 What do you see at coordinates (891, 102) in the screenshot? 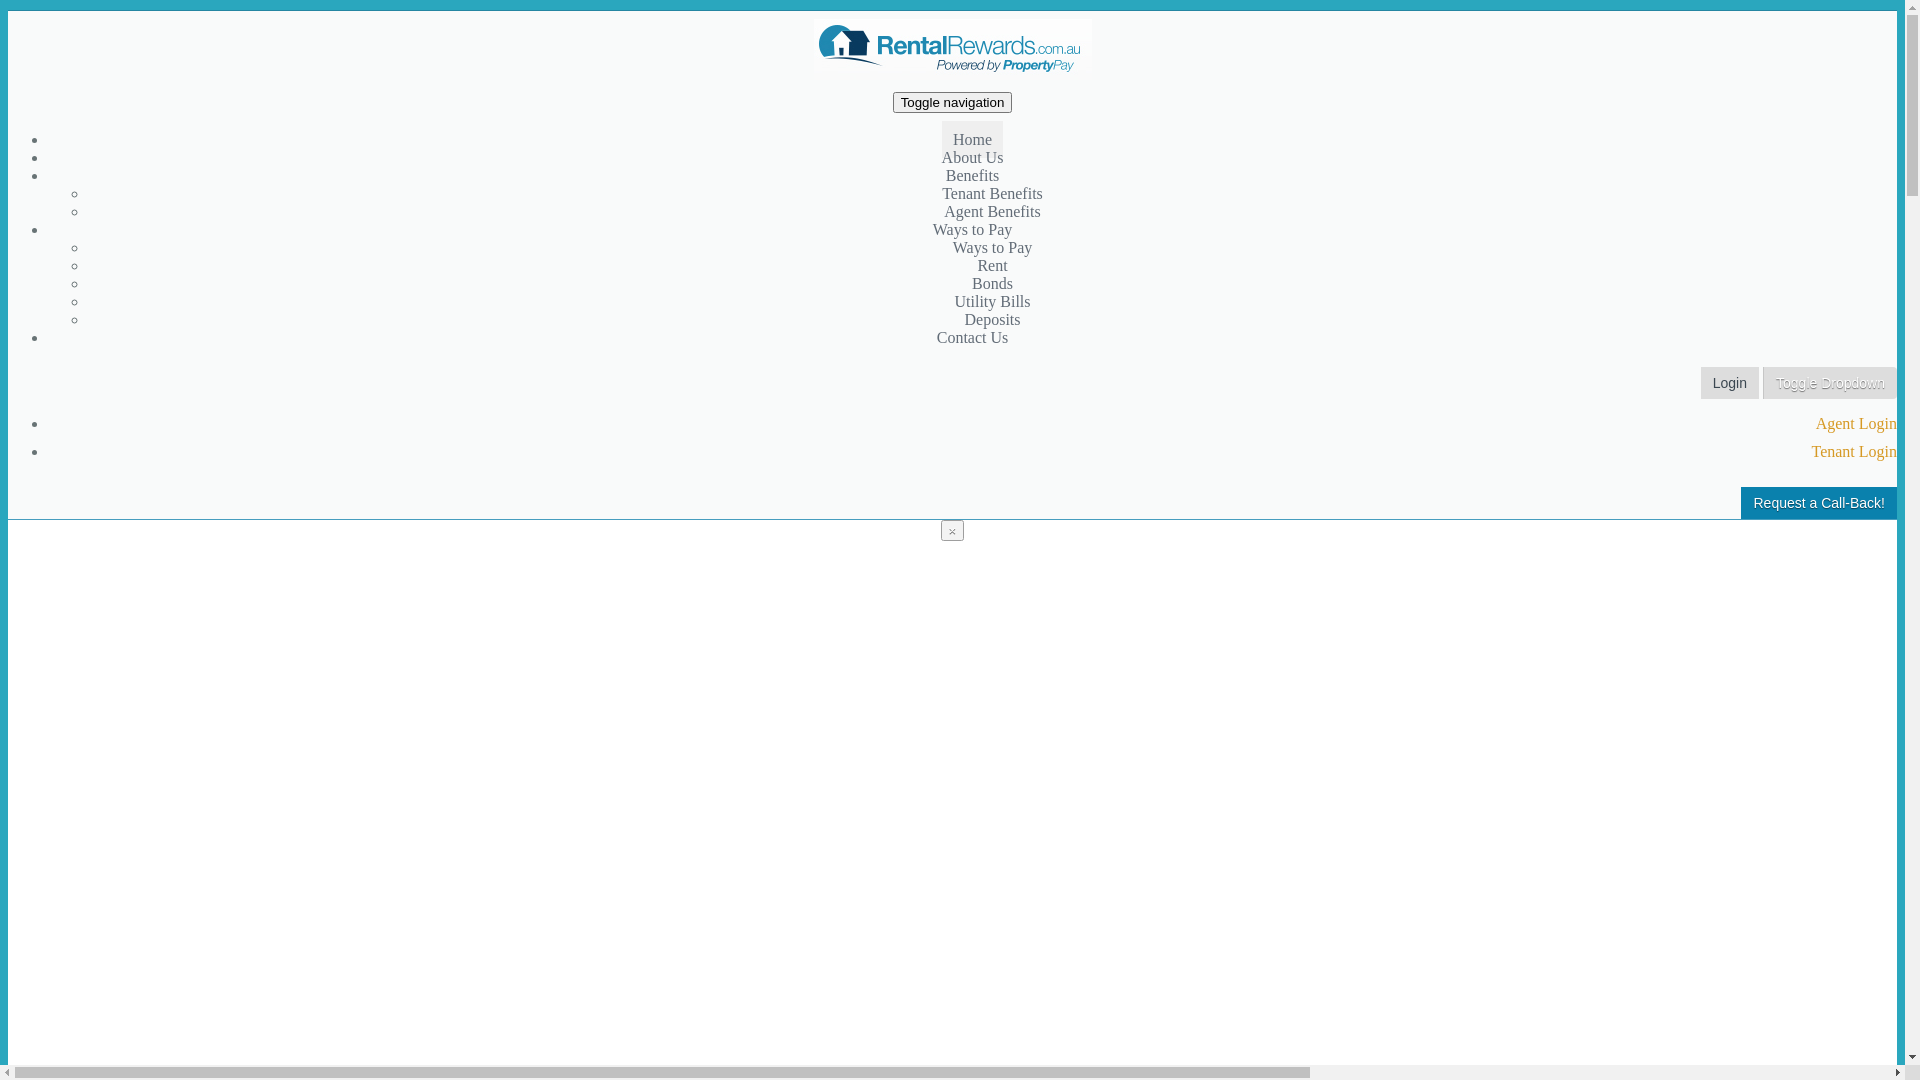
I see `'Toggle navigation'` at bounding box center [891, 102].